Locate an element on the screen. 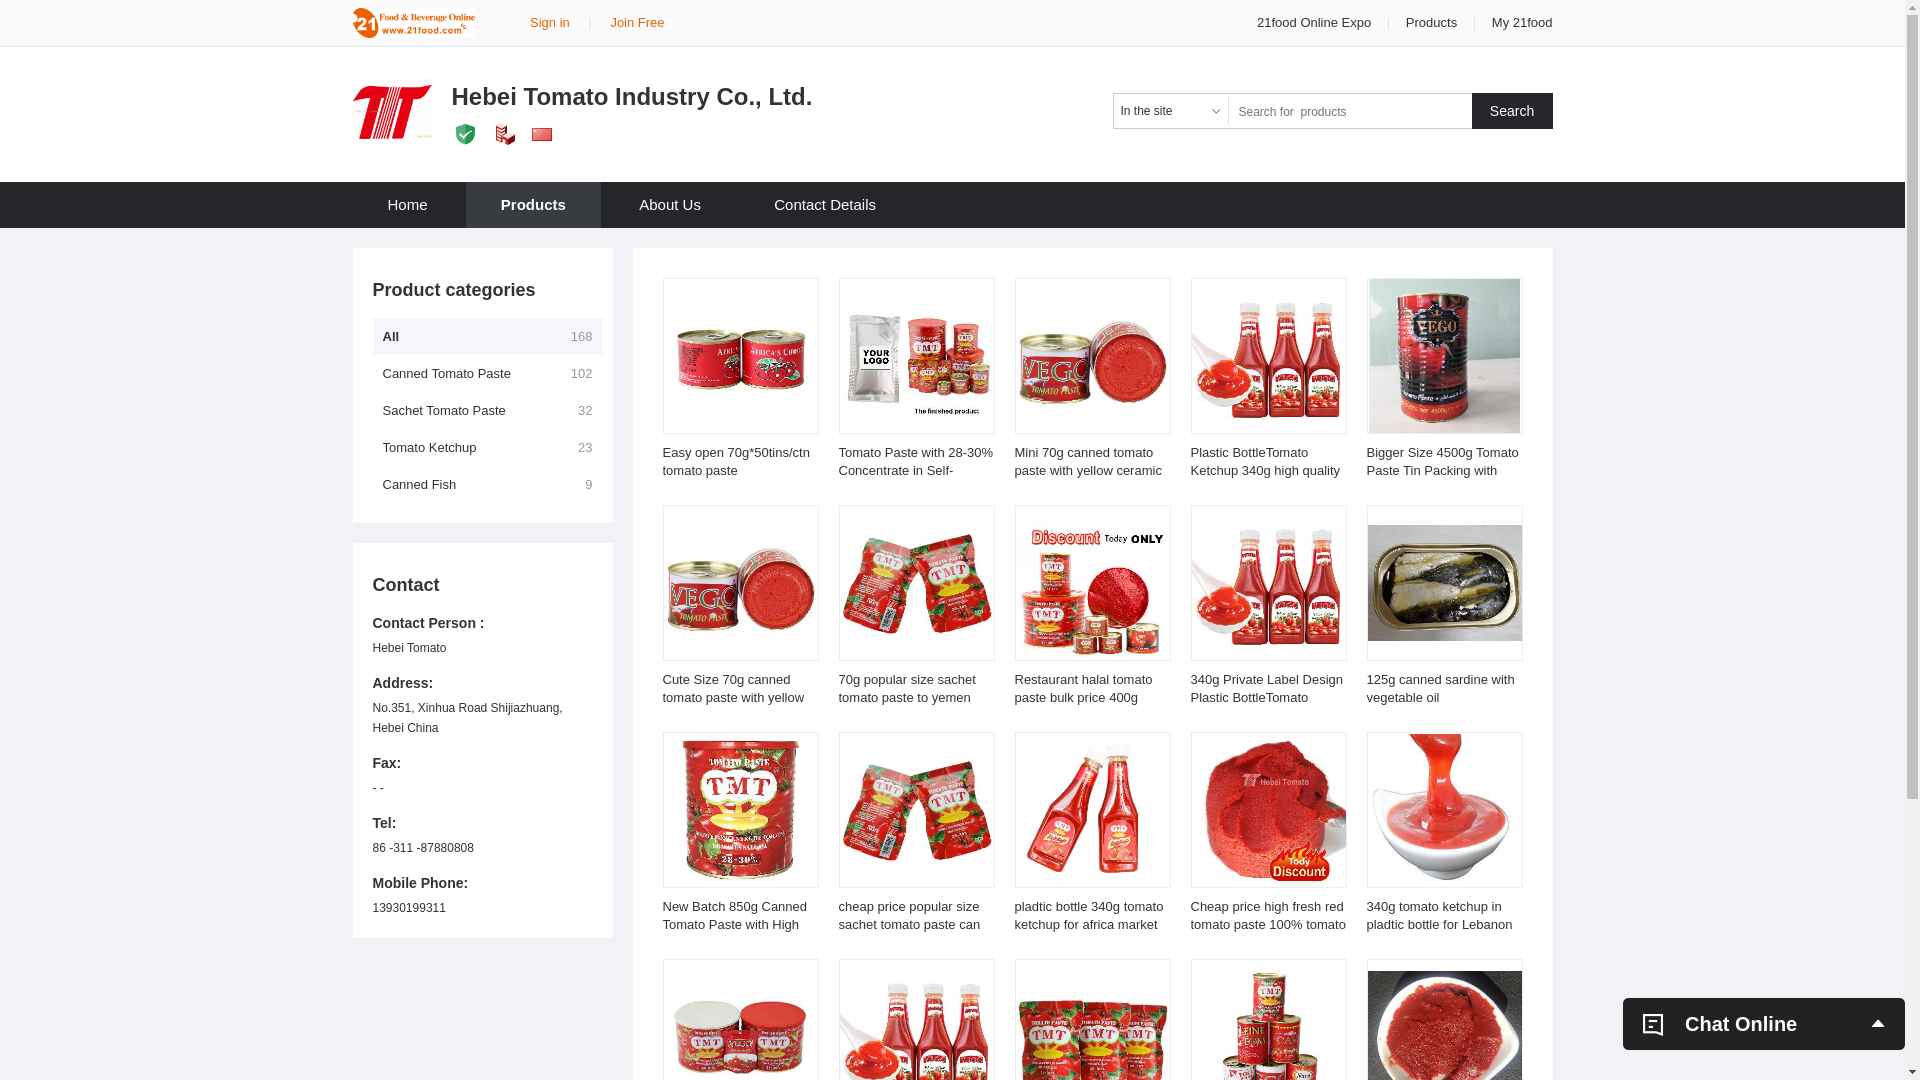 The width and height of the screenshot is (1920, 1080). 'Plastic BottleTomato Ketchup 340g high quality' is located at coordinates (1264, 461).